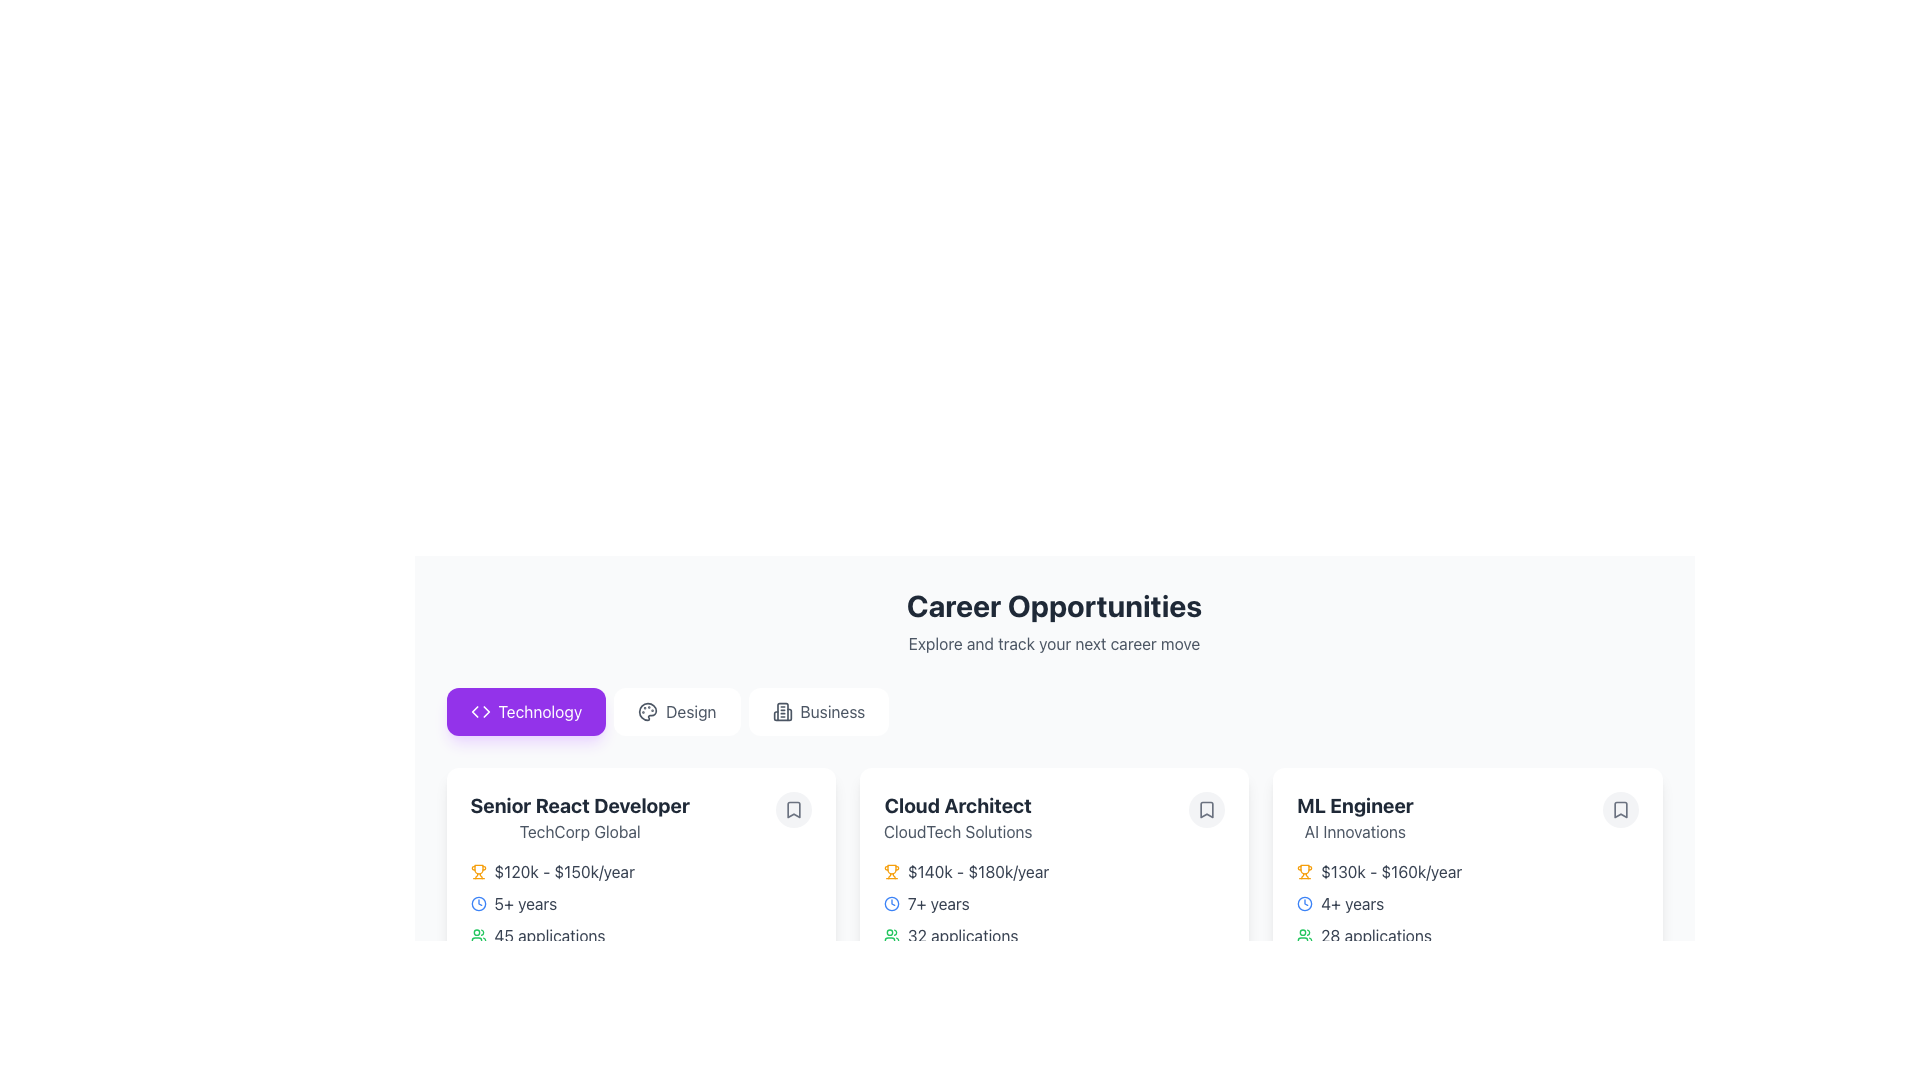  I want to click on the text element displaying '4+ years' located within the 'ML Engineer' card, so click(1352, 903).